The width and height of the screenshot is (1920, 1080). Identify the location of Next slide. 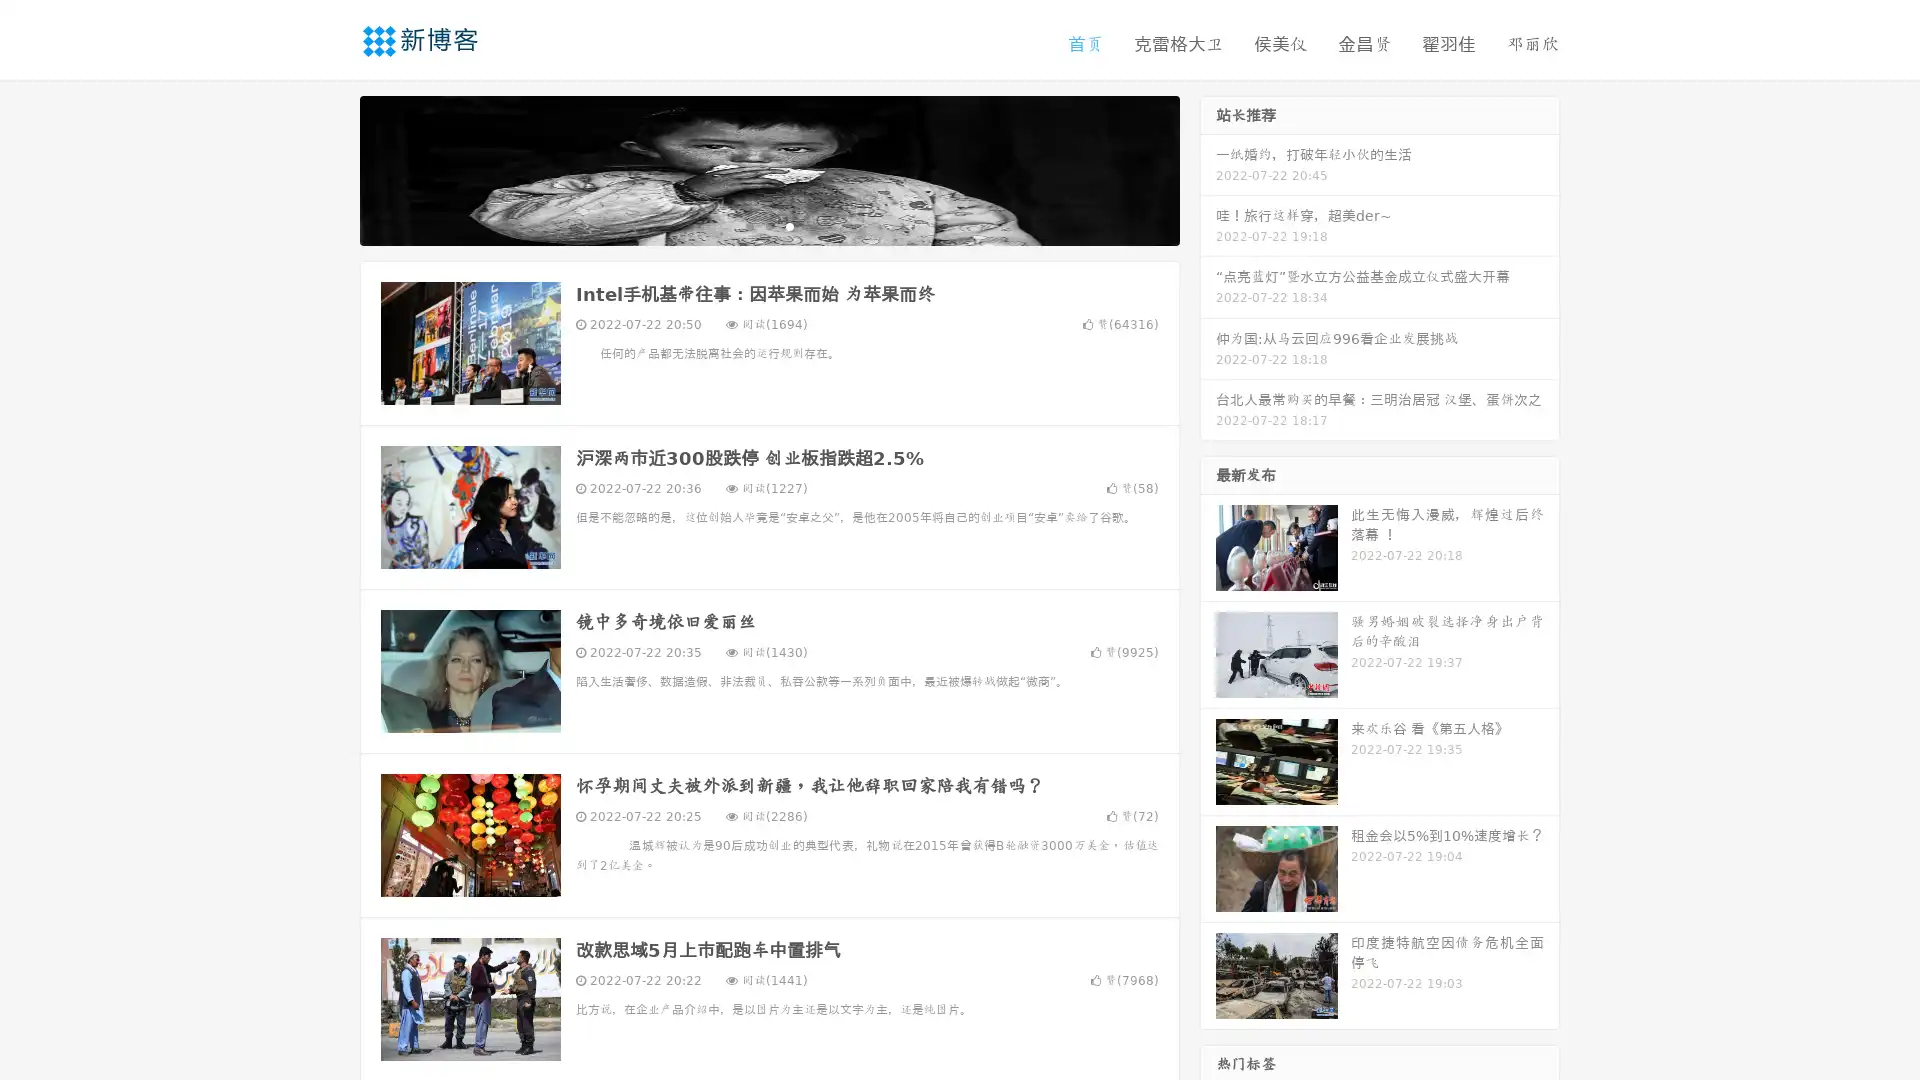
(1208, 168).